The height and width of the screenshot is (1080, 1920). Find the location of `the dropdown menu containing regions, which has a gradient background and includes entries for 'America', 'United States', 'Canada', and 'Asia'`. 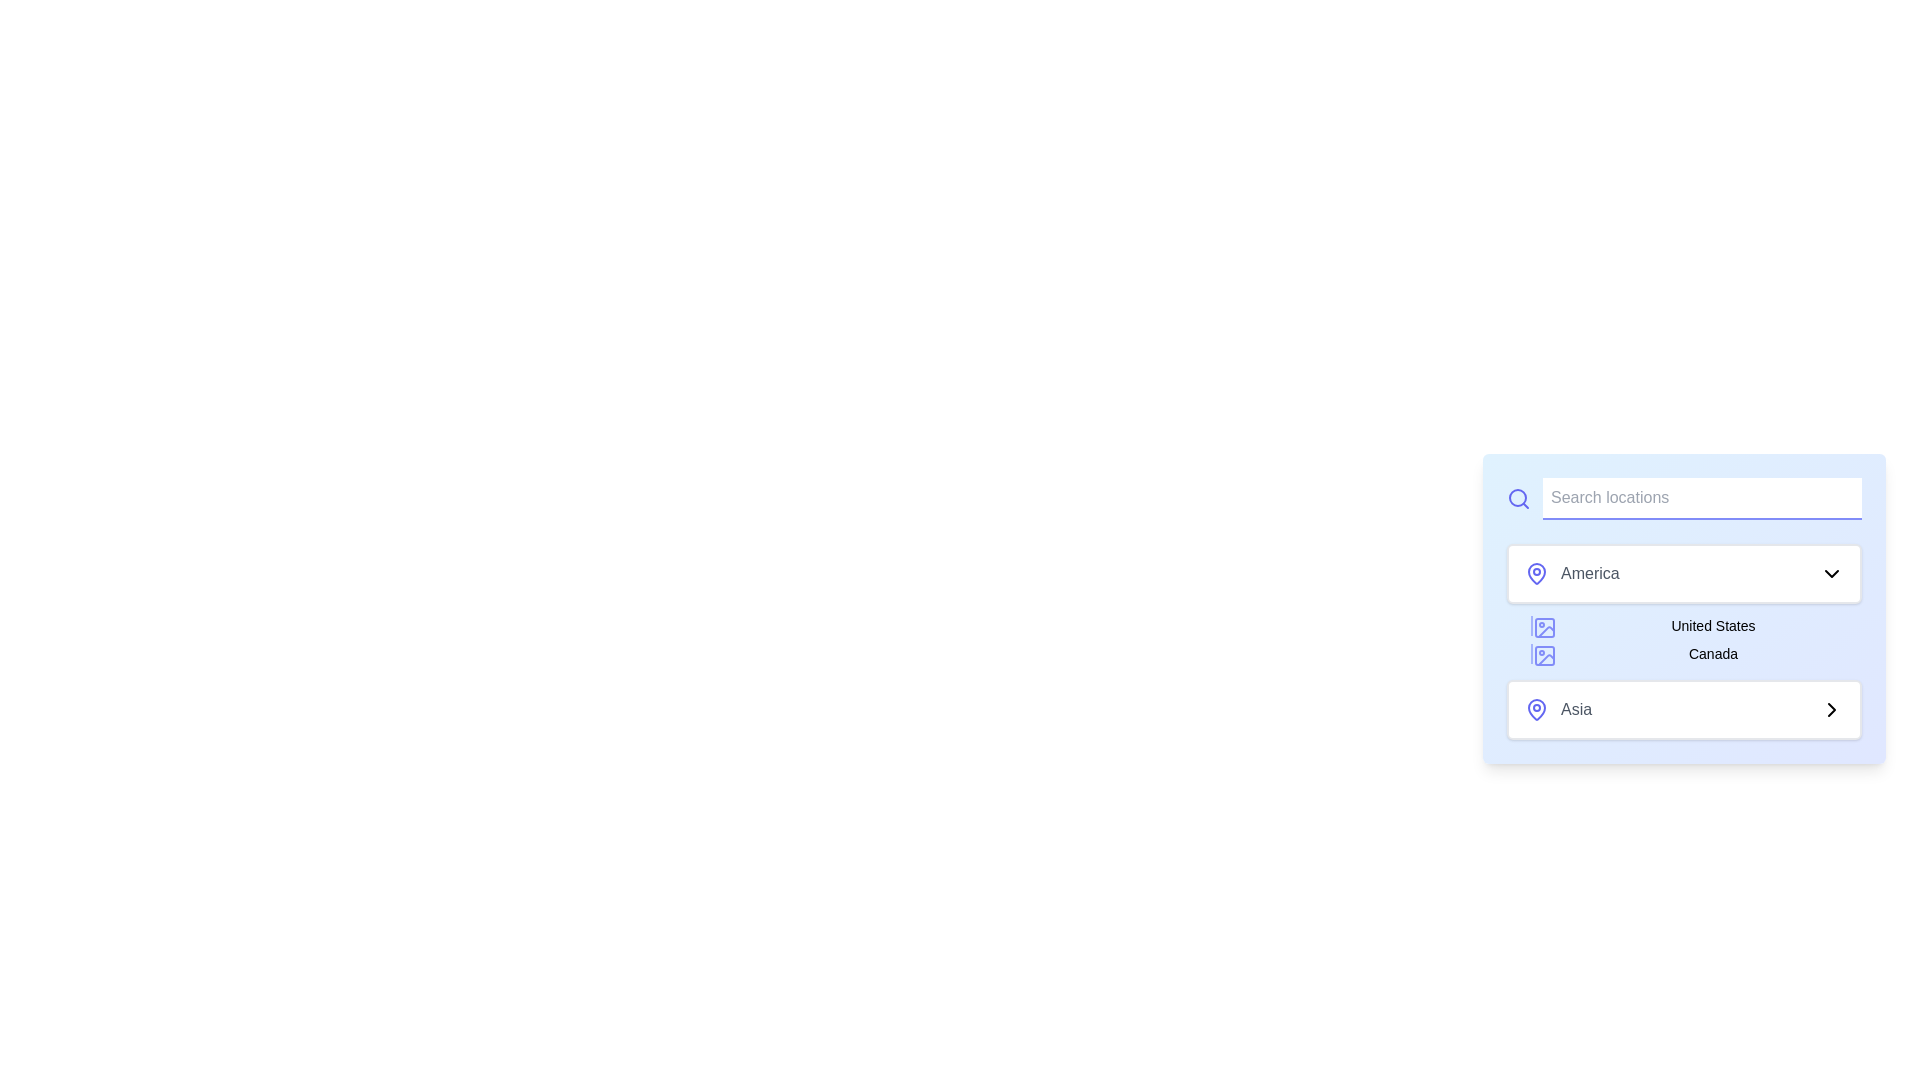

the dropdown menu containing regions, which has a gradient background and includes entries for 'America', 'United States', 'Canada', and 'Asia' is located at coordinates (1683, 641).